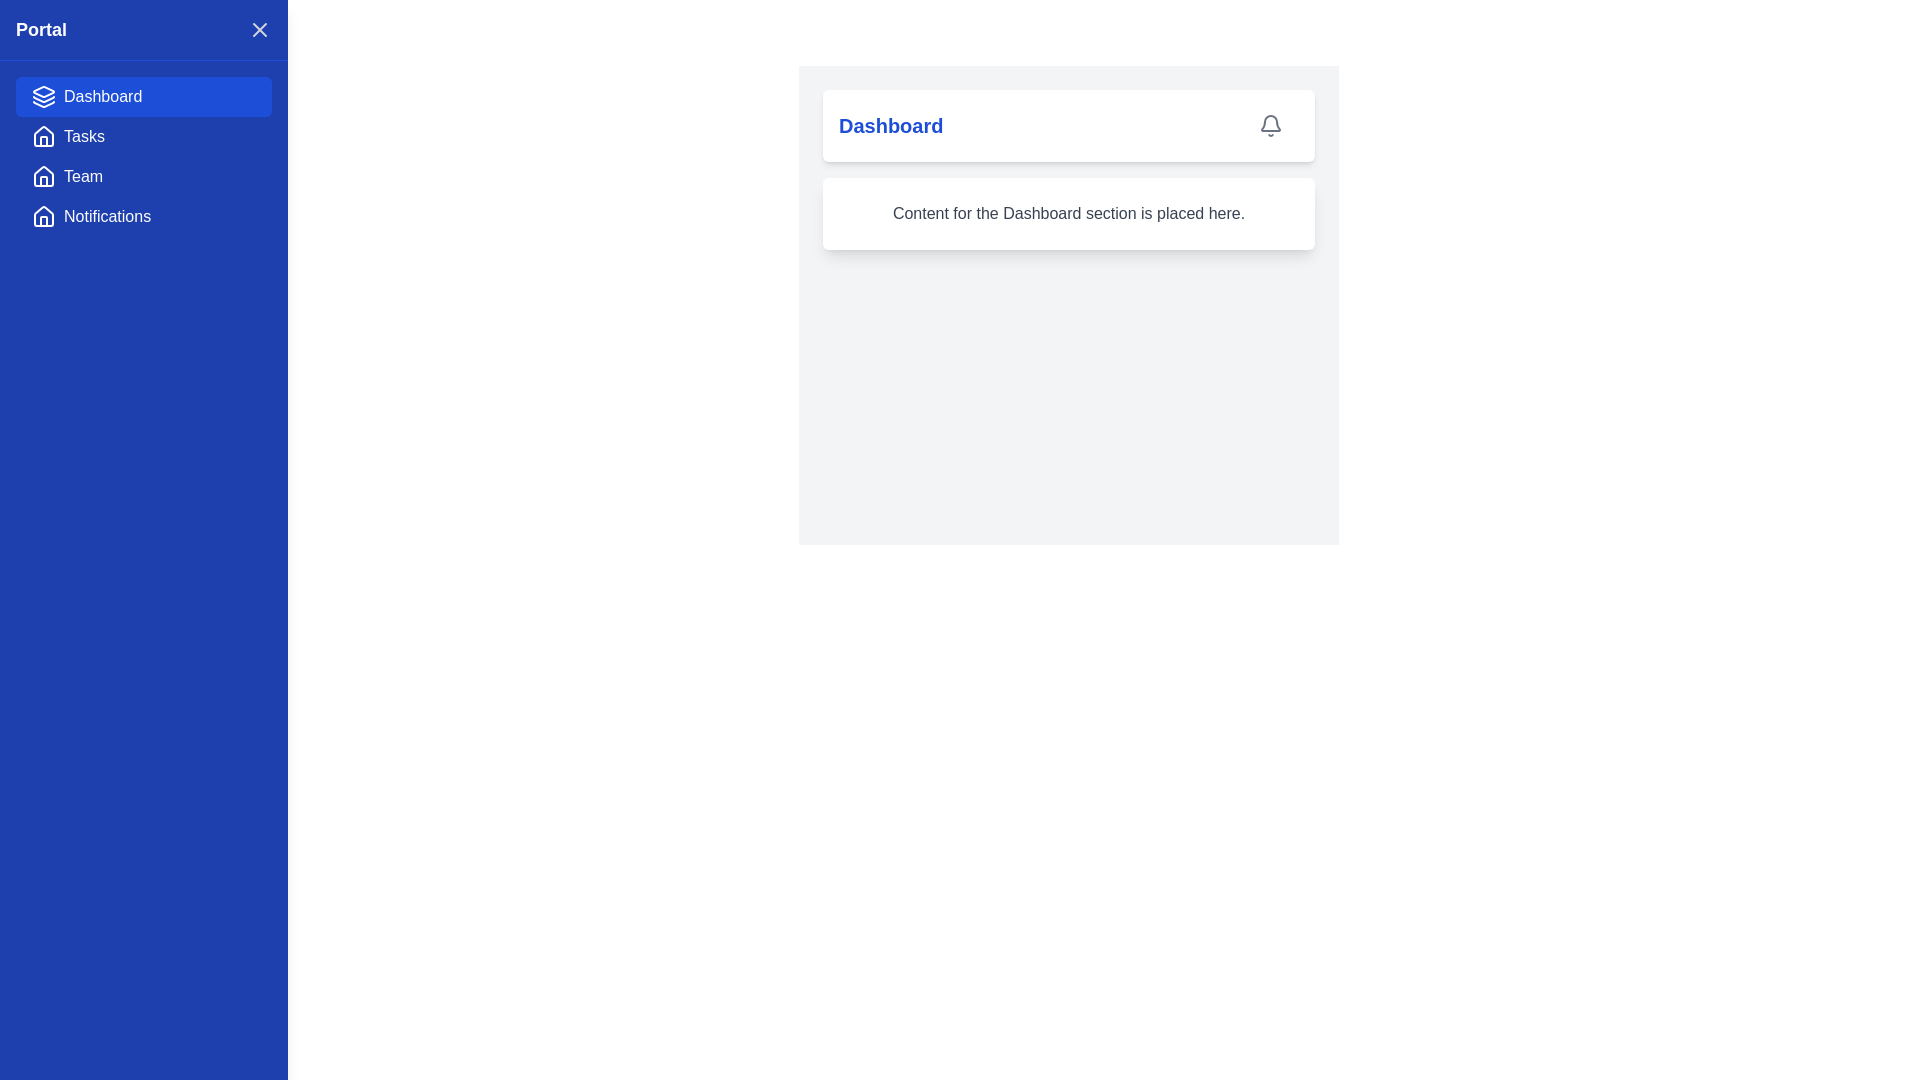 The image size is (1920, 1080). What do you see at coordinates (258, 30) in the screenshot?
I see `the close icon (X) located in the top-right corner of the sidebar adjacent to the 'Portal' title` at bounding box center [258, 30].